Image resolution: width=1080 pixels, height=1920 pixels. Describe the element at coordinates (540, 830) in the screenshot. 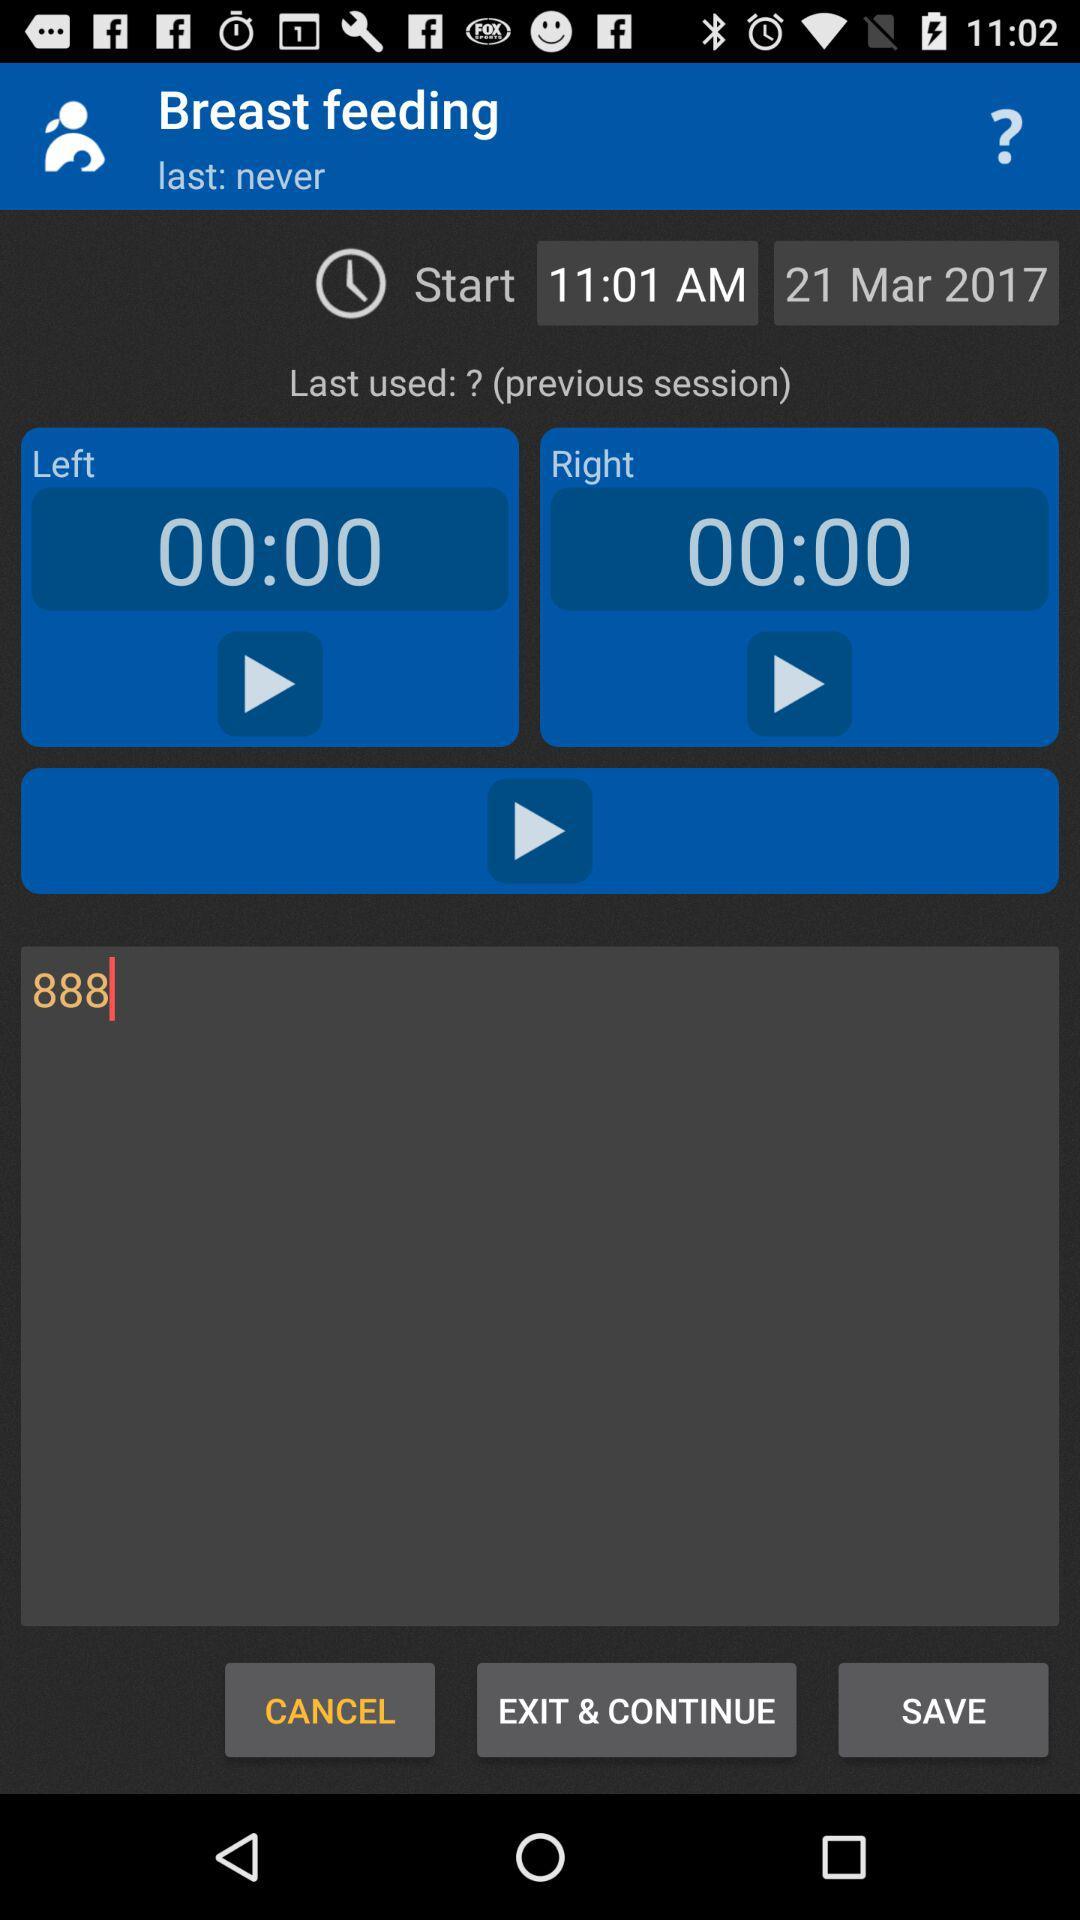

I see `left and right` at that location.